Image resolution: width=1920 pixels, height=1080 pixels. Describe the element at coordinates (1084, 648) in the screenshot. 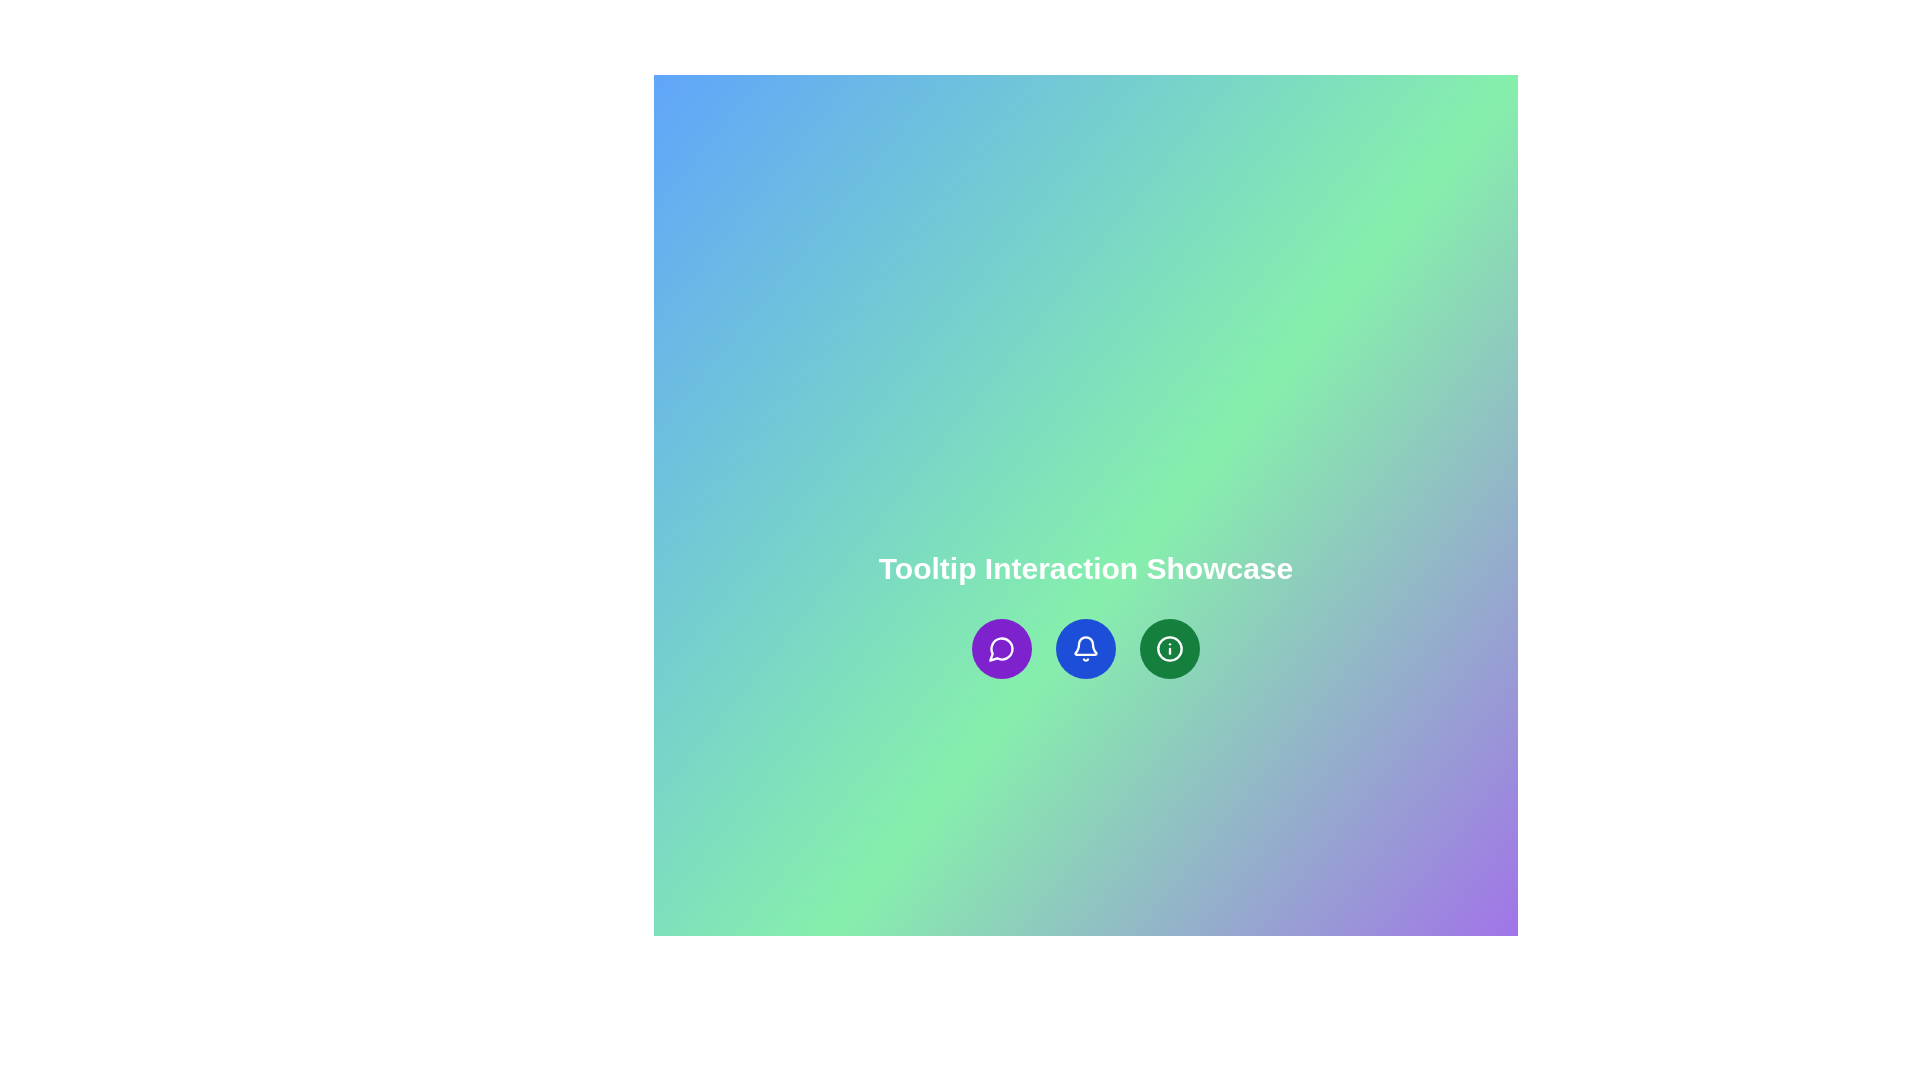

I see `the circular blue button with a white bell icon, which is the second icon in a horizontal arrangement of three buttons` at that location.